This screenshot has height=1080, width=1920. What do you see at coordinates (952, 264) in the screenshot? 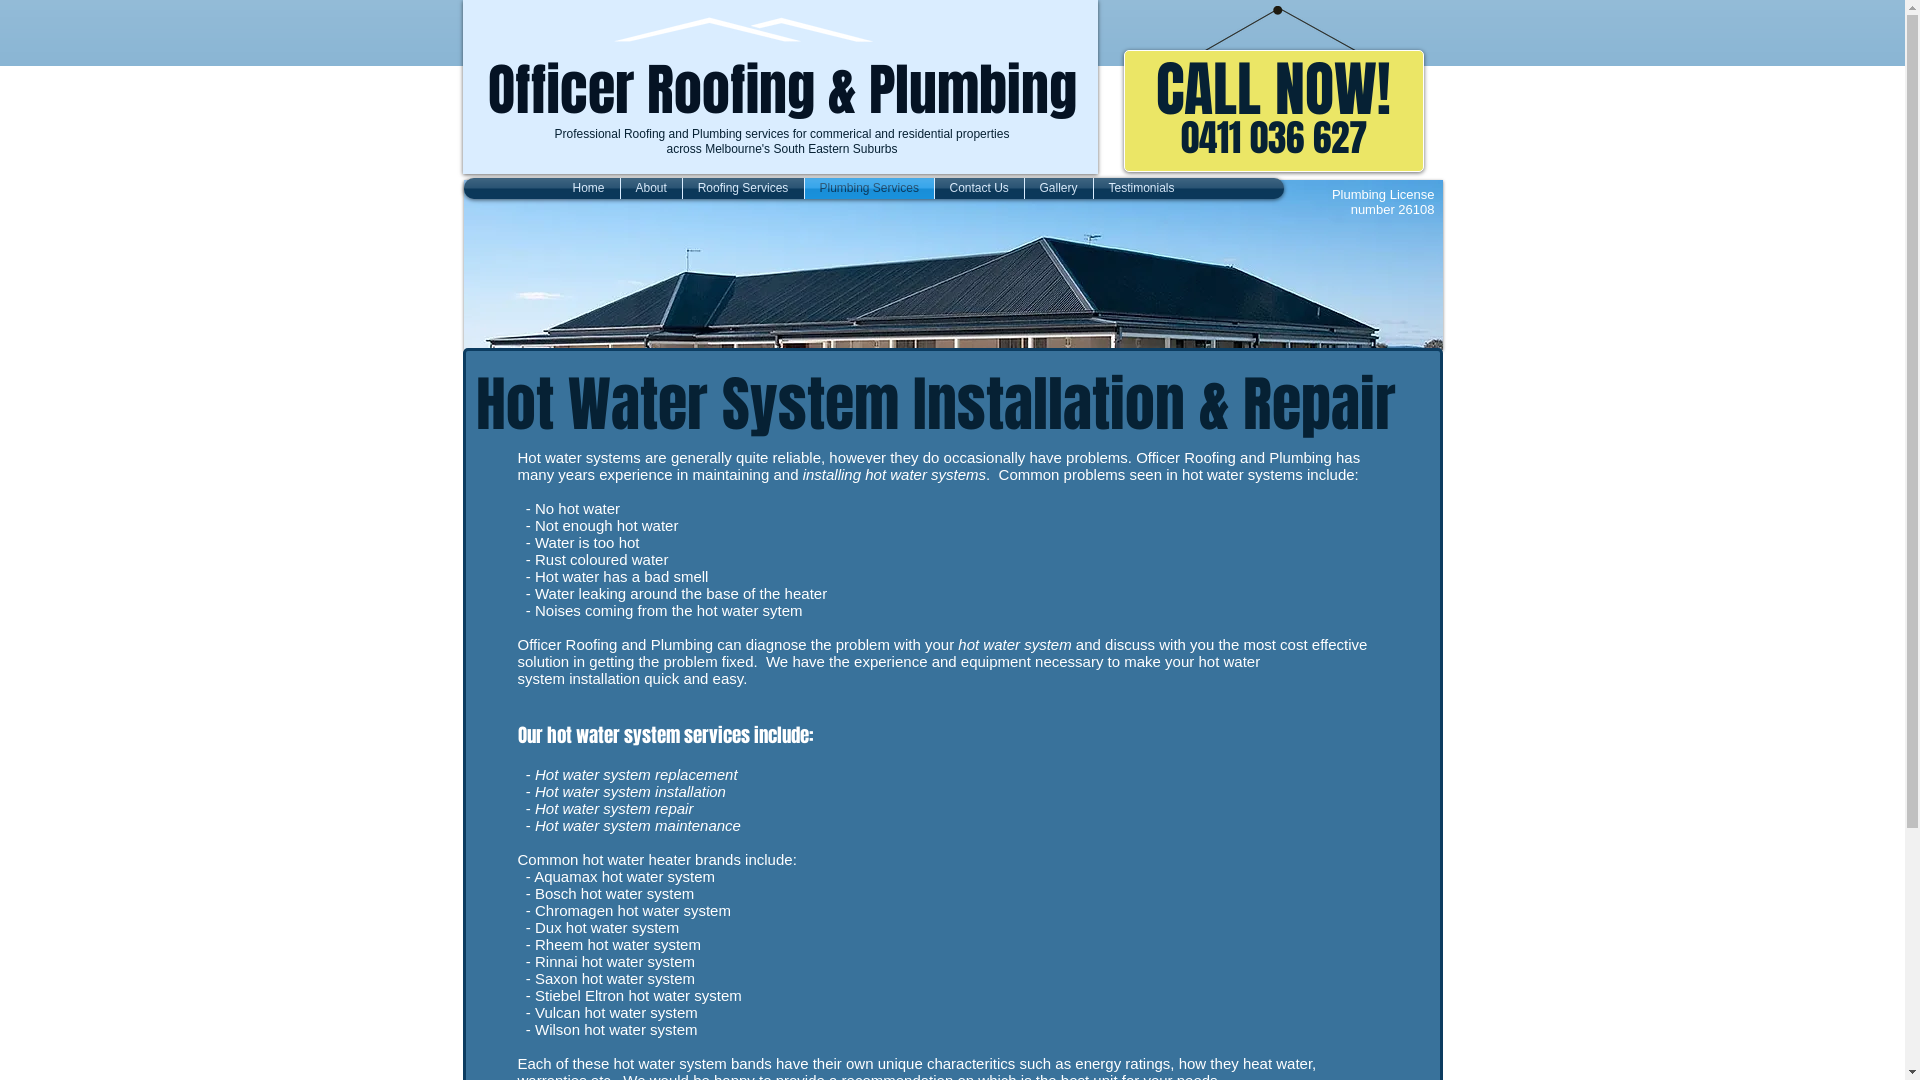
I see `'Officer Roof Restoration'` at bounding box center [952, 264].